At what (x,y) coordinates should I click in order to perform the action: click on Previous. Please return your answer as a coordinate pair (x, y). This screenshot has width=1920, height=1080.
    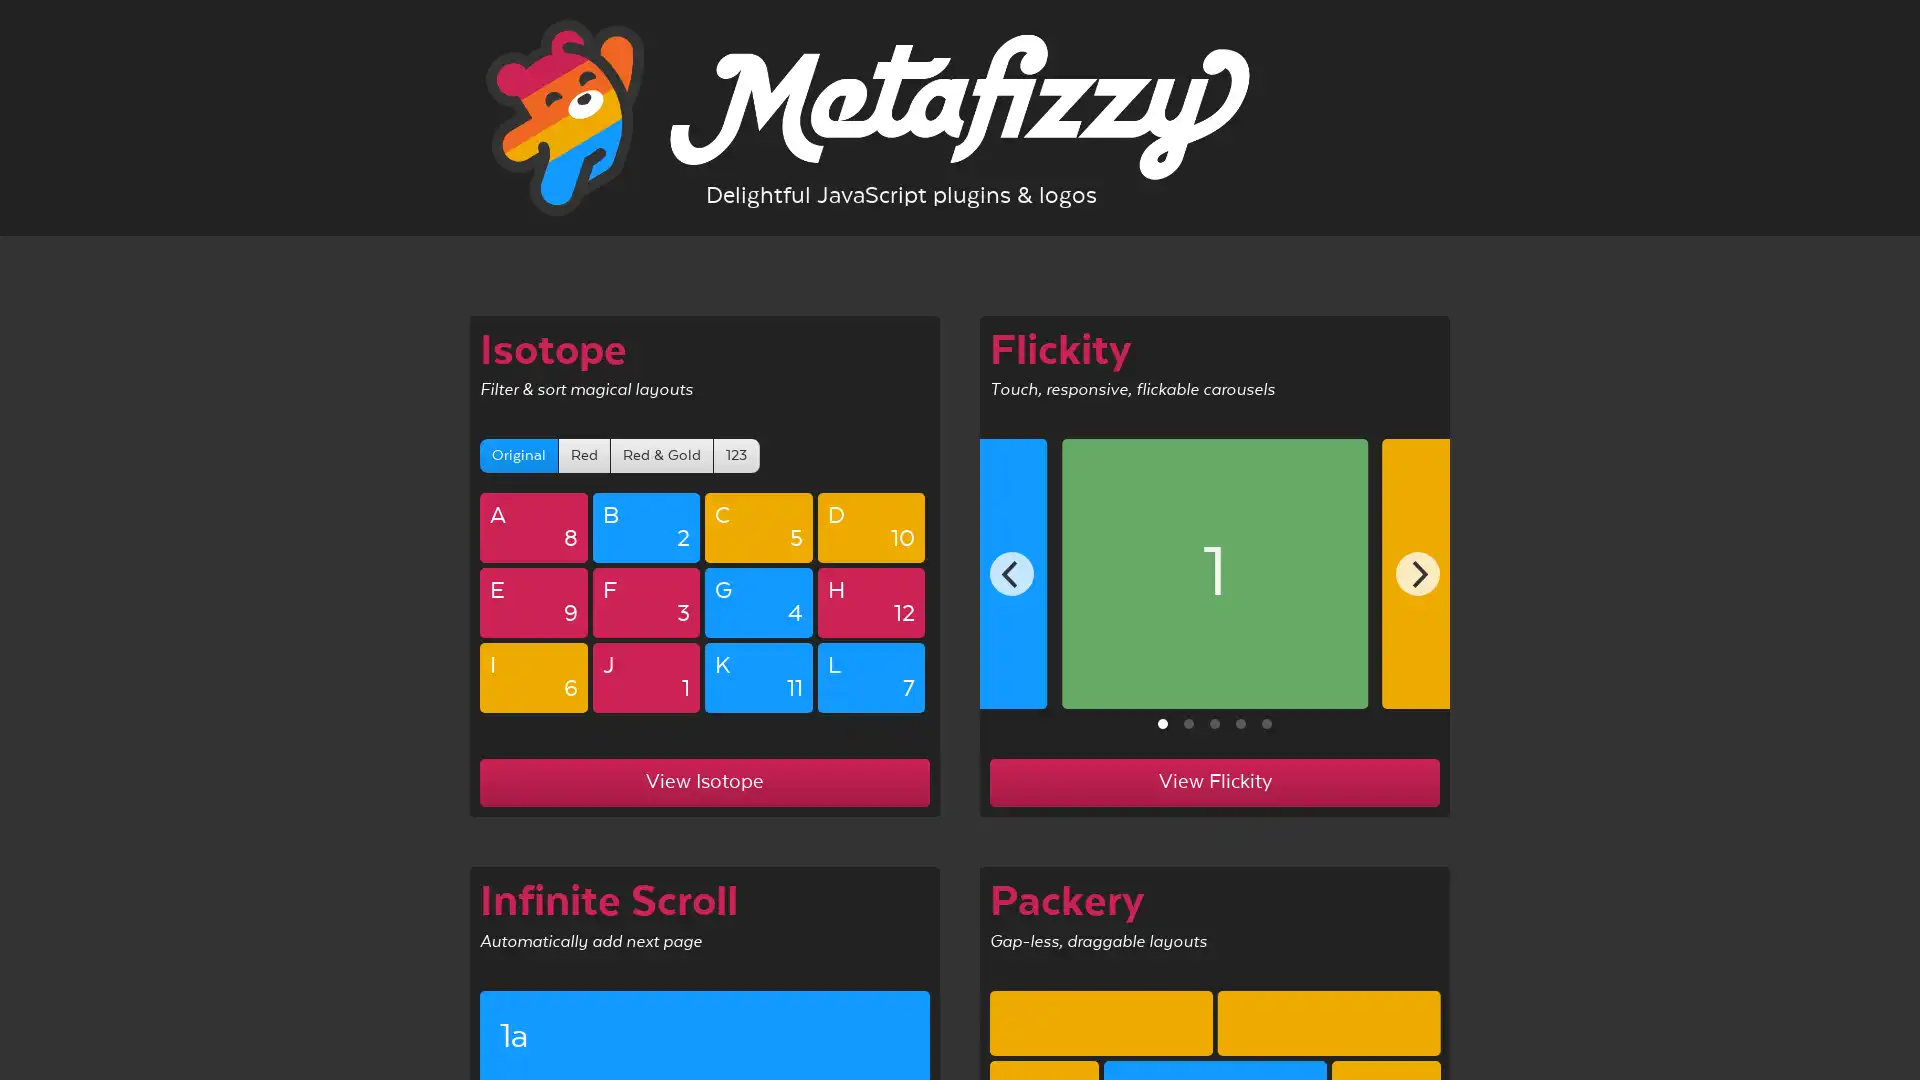
    Looking at the image, I should click on (1012, 574).